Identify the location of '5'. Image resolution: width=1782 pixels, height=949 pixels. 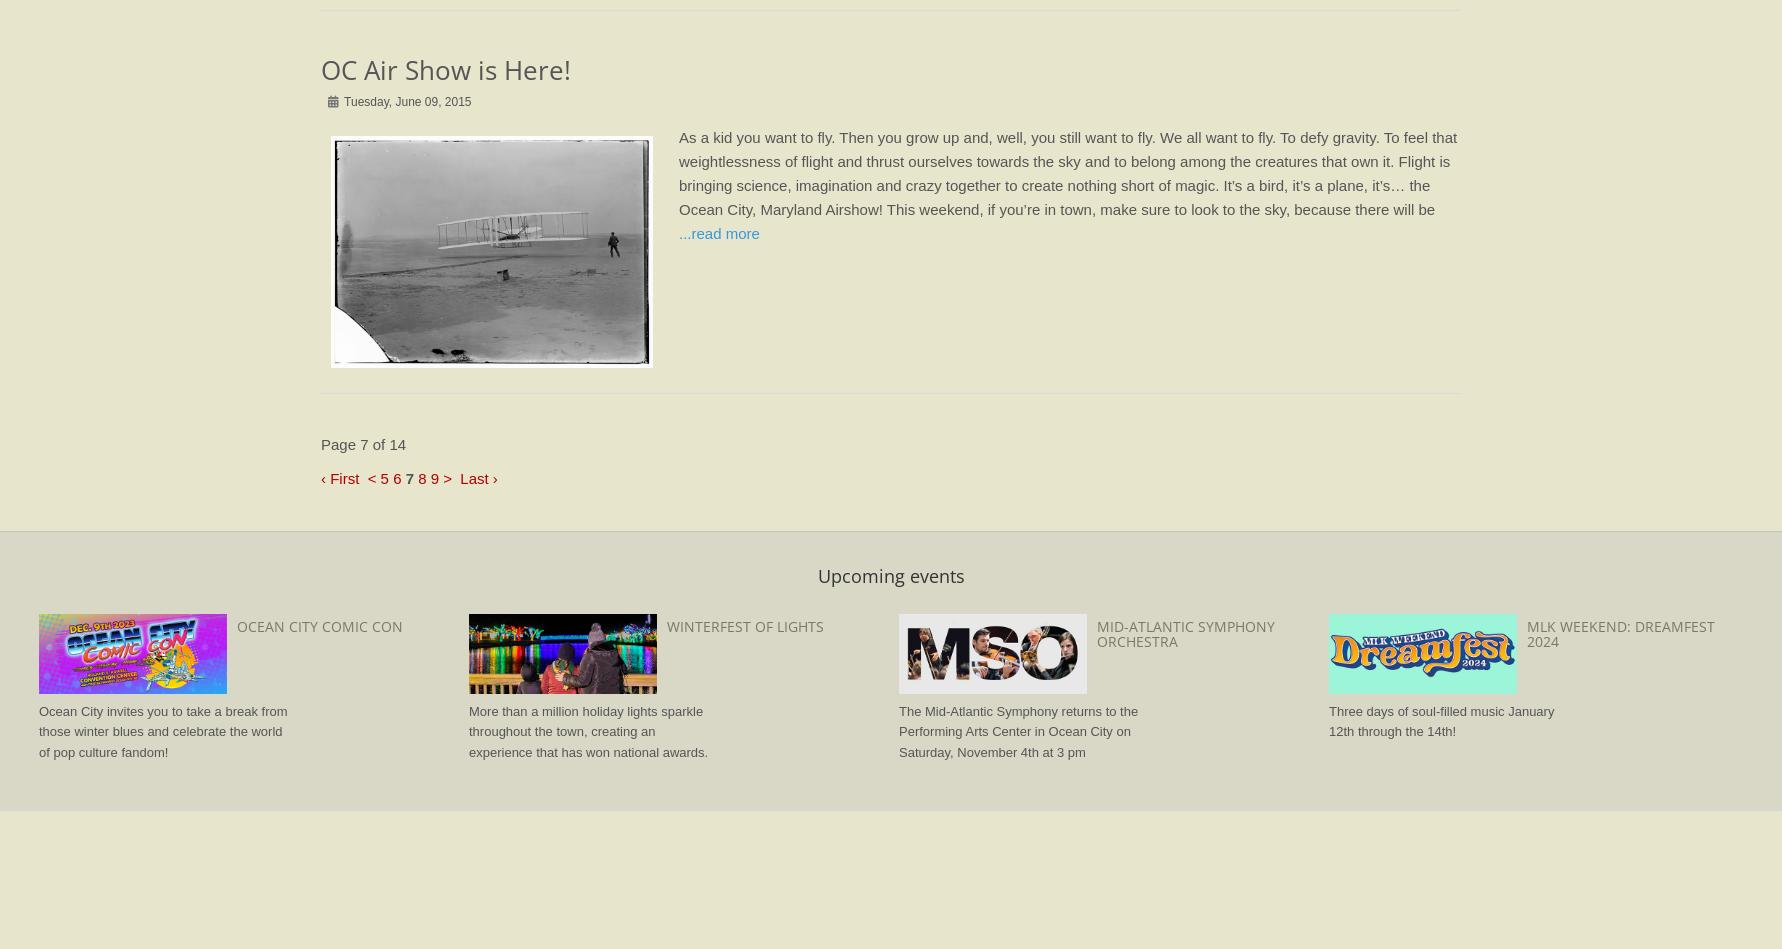
(384, 476).